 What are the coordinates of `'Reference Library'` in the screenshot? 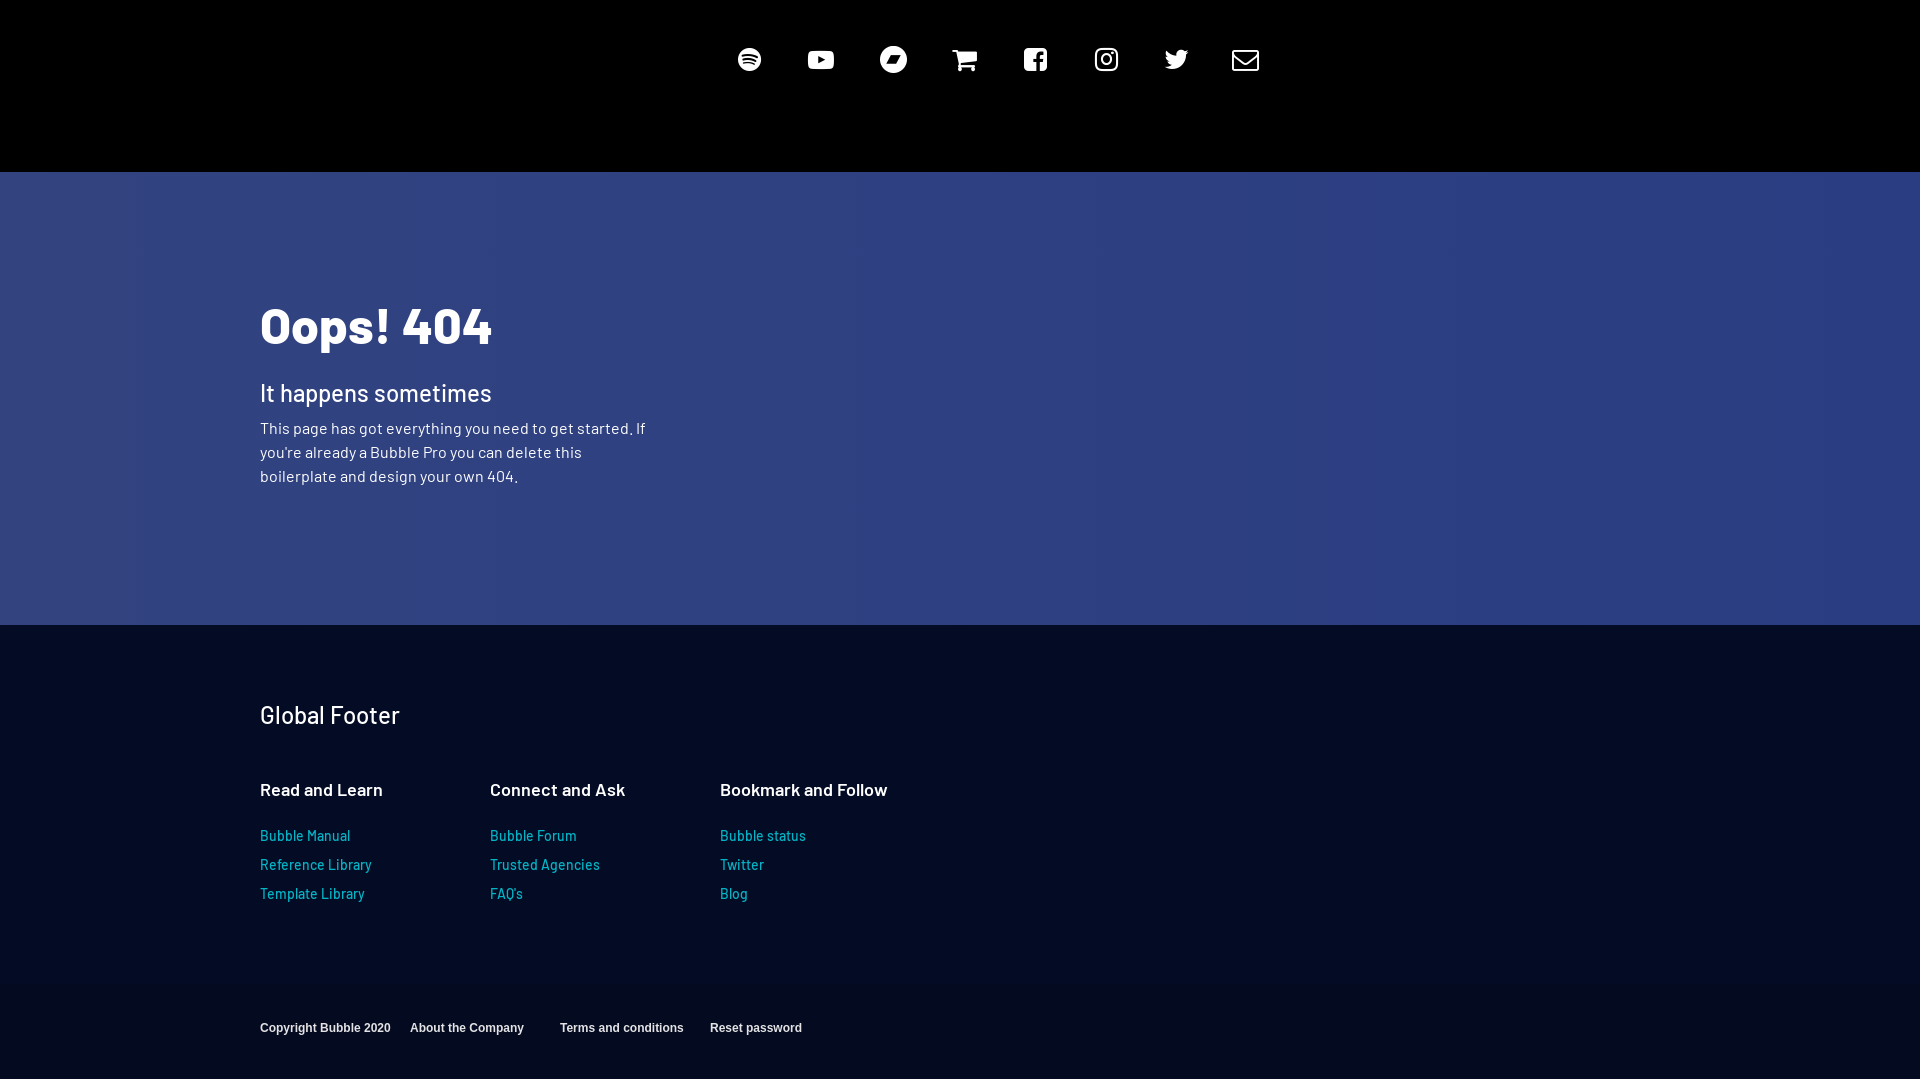 It's located at (335, 871).